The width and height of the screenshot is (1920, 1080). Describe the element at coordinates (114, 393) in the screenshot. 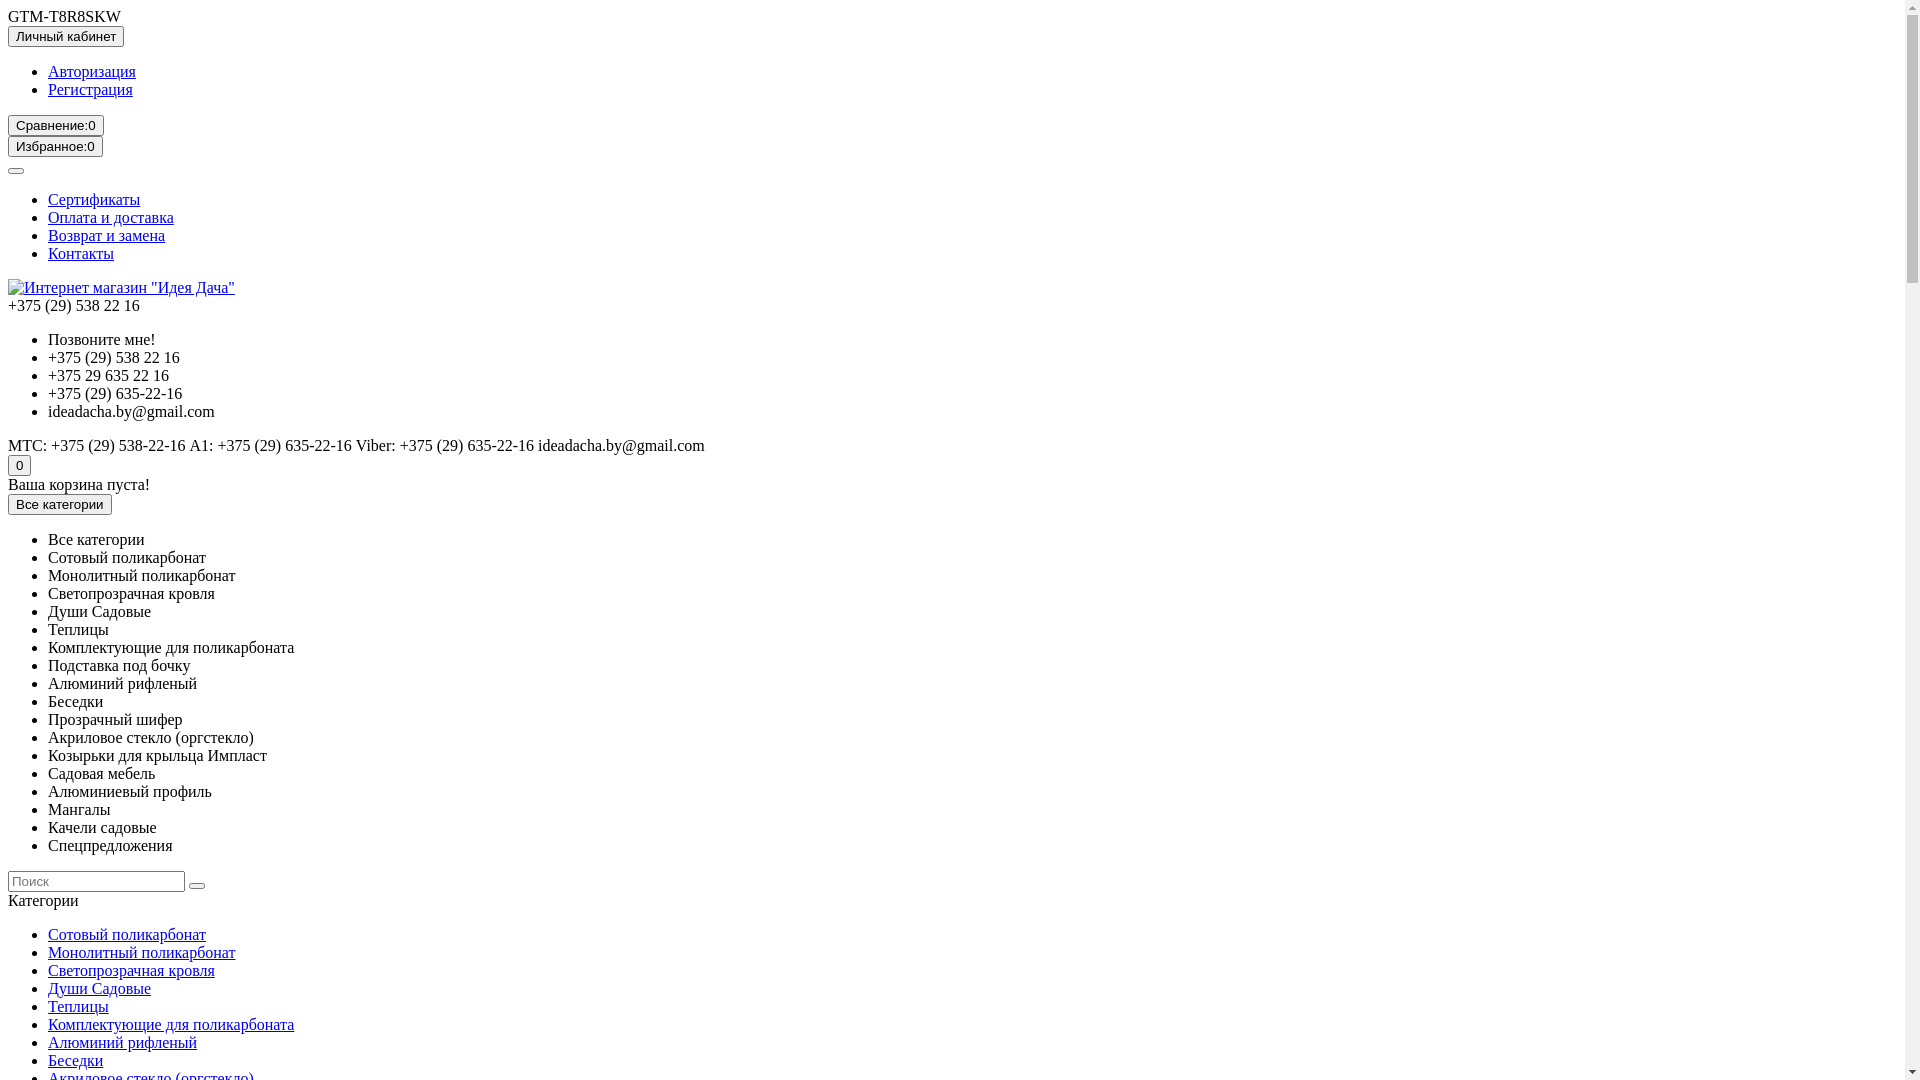

I see `'+375 (29) 635-22-16'` at that location.